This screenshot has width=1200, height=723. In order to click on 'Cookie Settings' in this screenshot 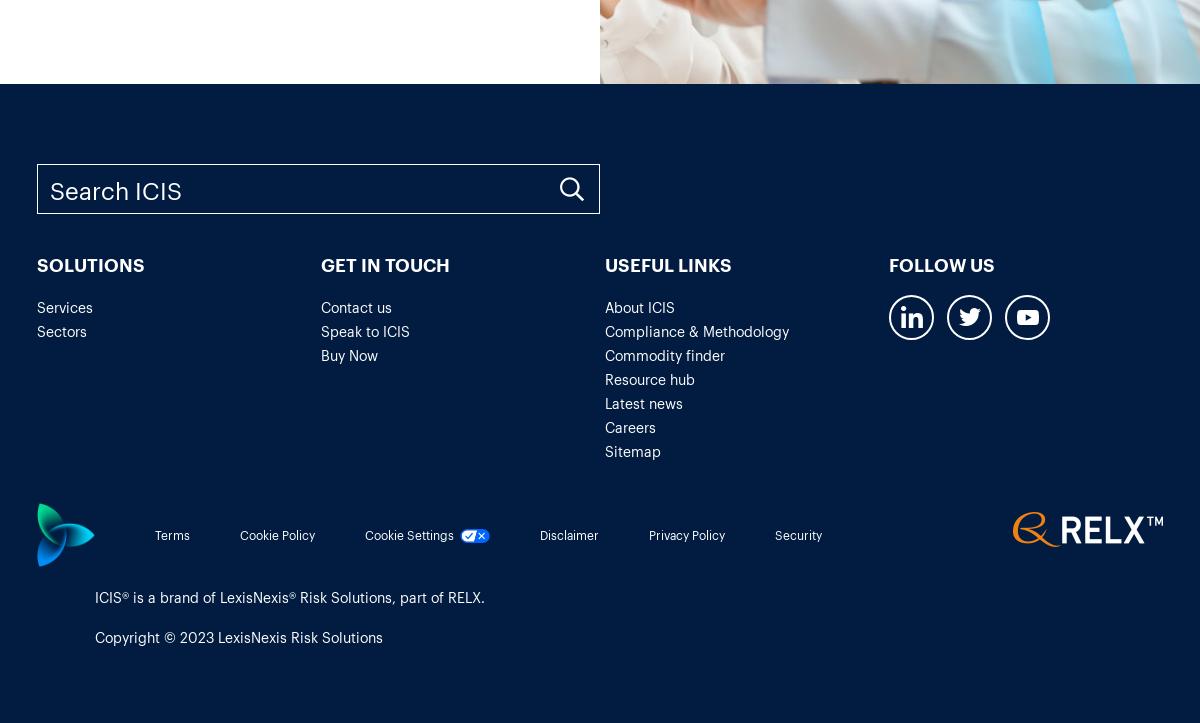, I will do `click(409, 533)`.